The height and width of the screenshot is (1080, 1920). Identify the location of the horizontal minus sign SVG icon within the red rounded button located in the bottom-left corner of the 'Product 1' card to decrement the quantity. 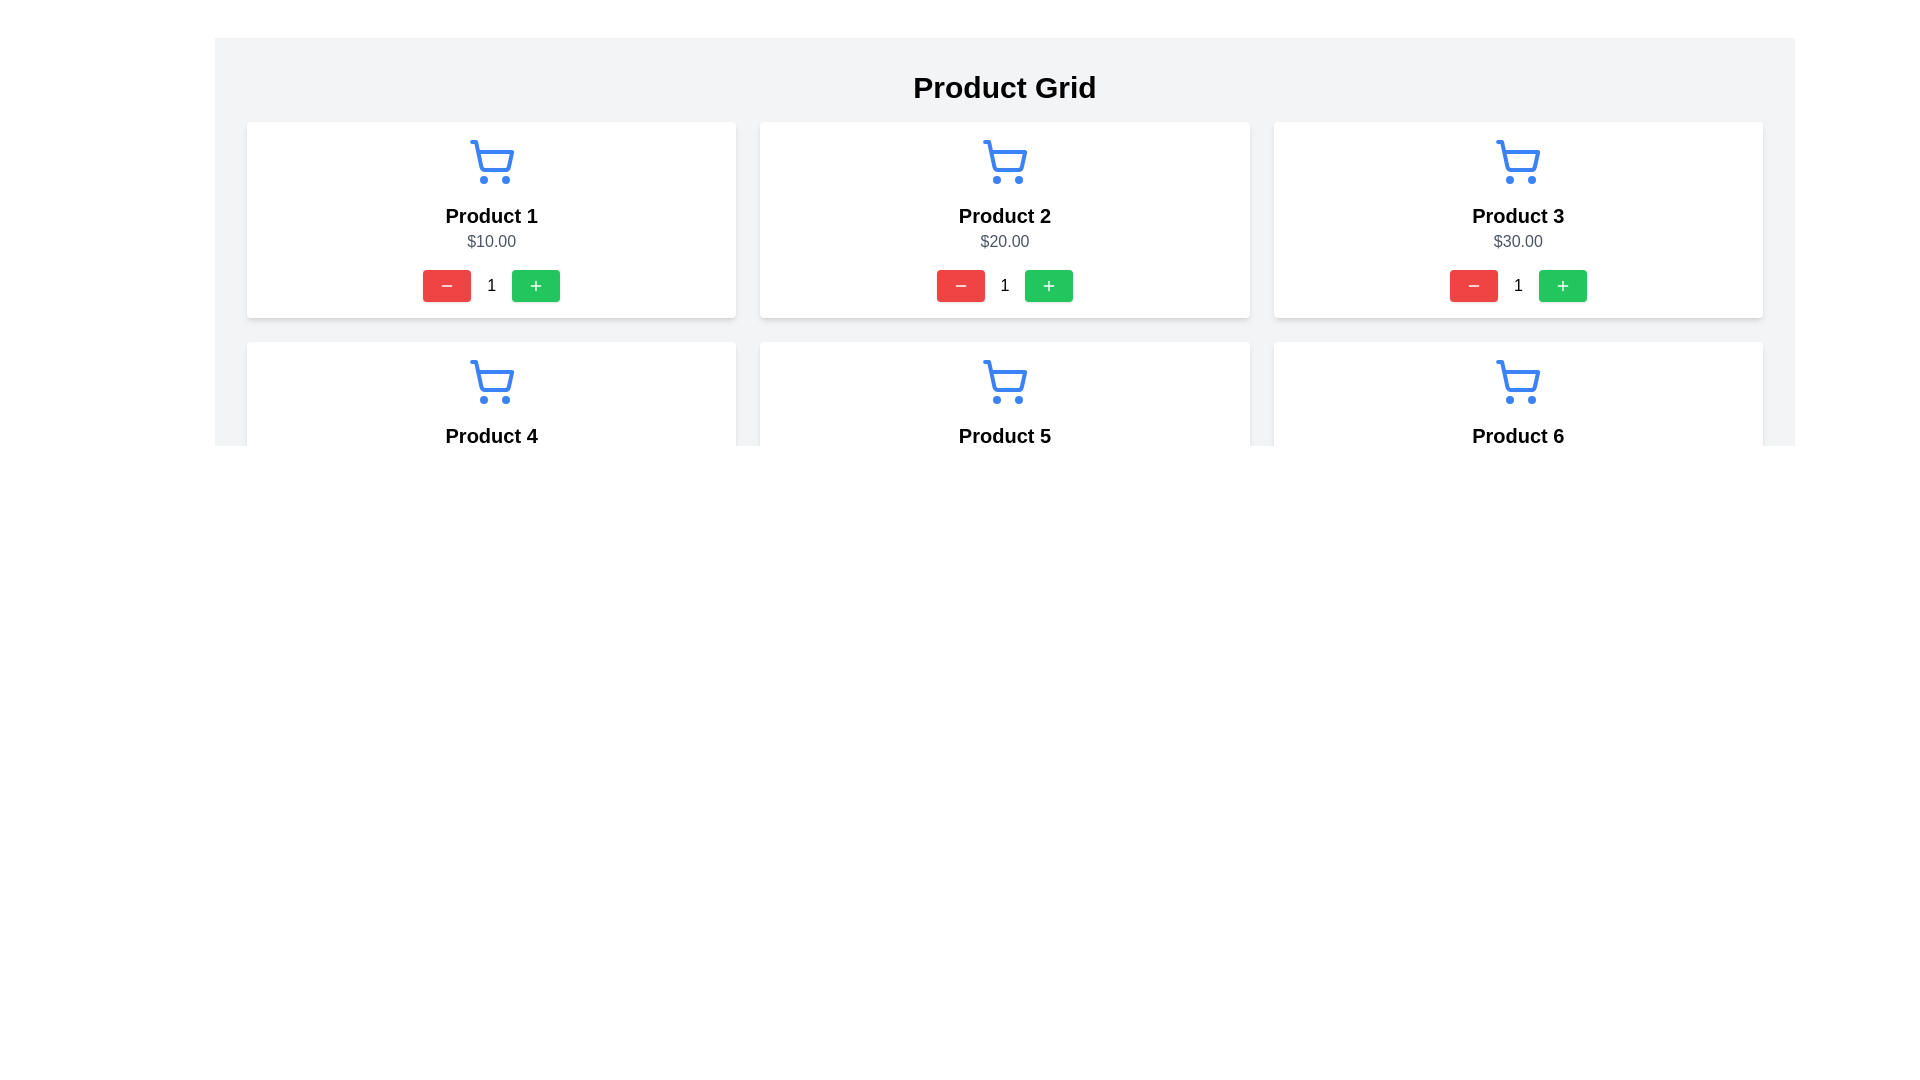
(446, 285).